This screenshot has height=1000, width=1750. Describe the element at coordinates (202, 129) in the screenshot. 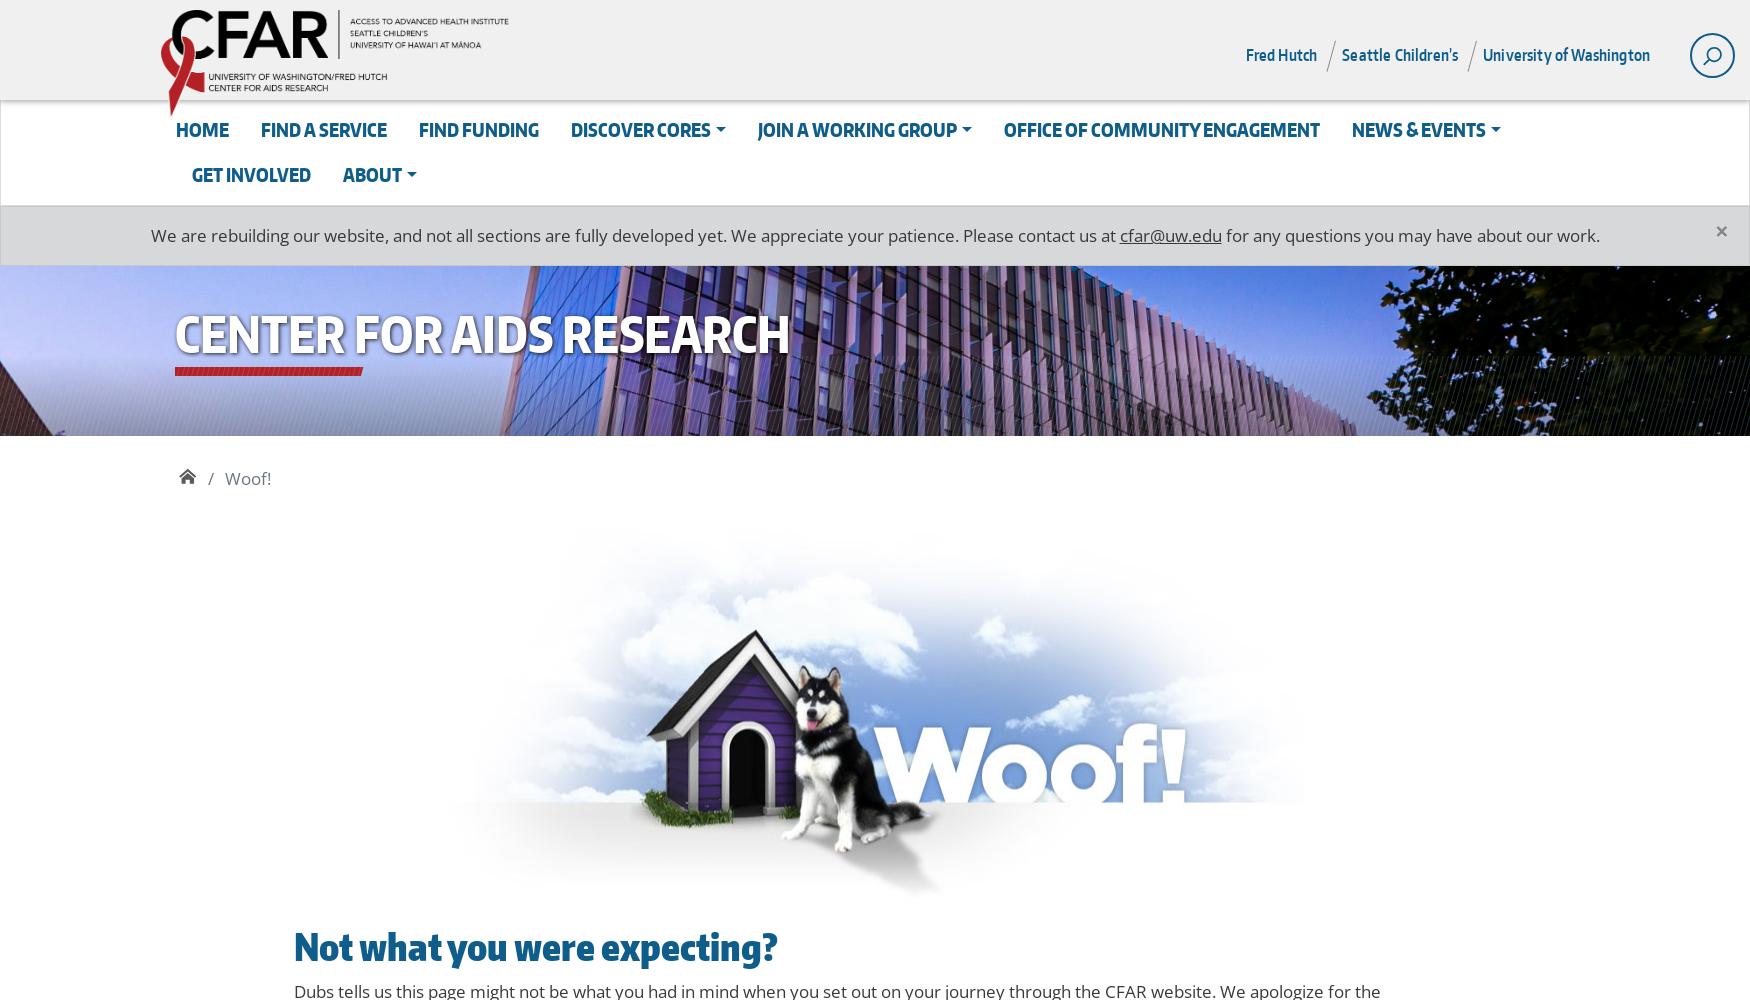

I see `'Home'` at that location.